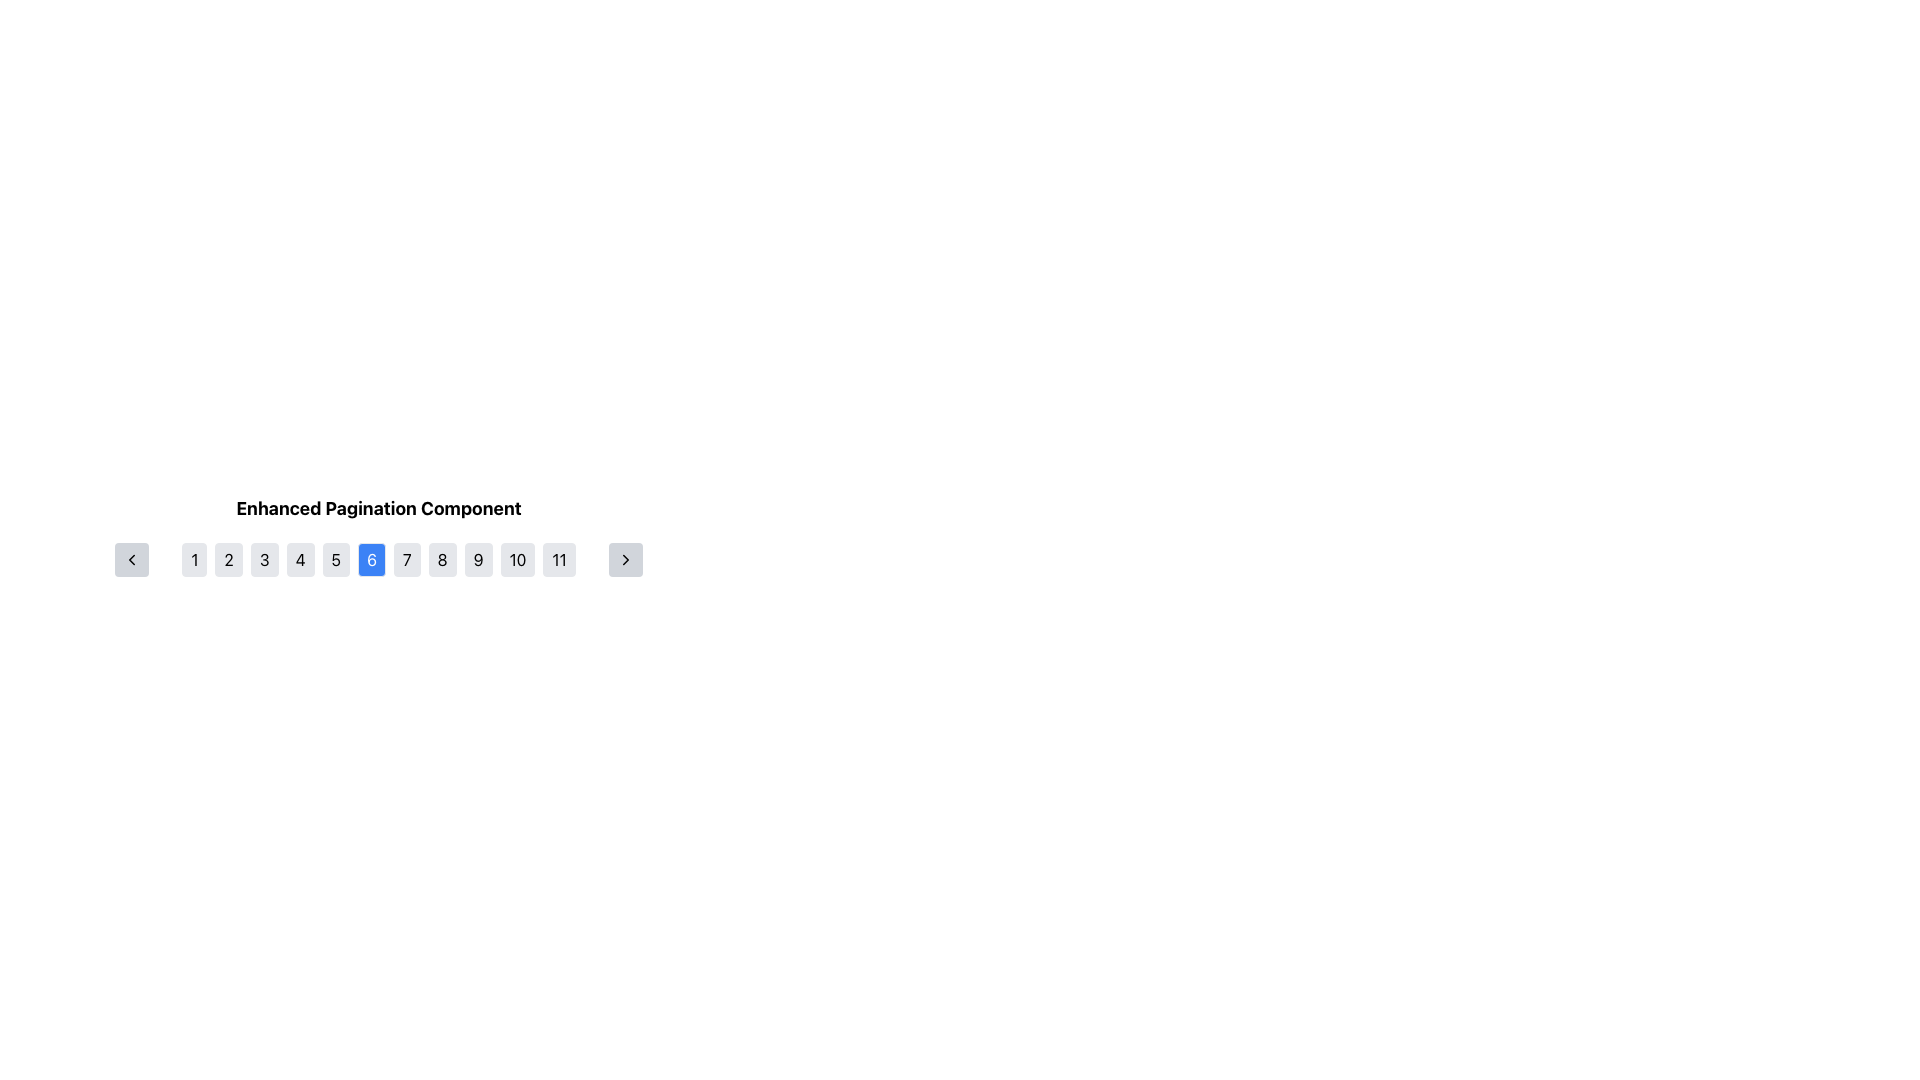  What do you see at coordinates (131, 559) in the screenshot?
I see `the previous page button located at the leftmost side of the pagination bar` at bounding box center [131, 559].